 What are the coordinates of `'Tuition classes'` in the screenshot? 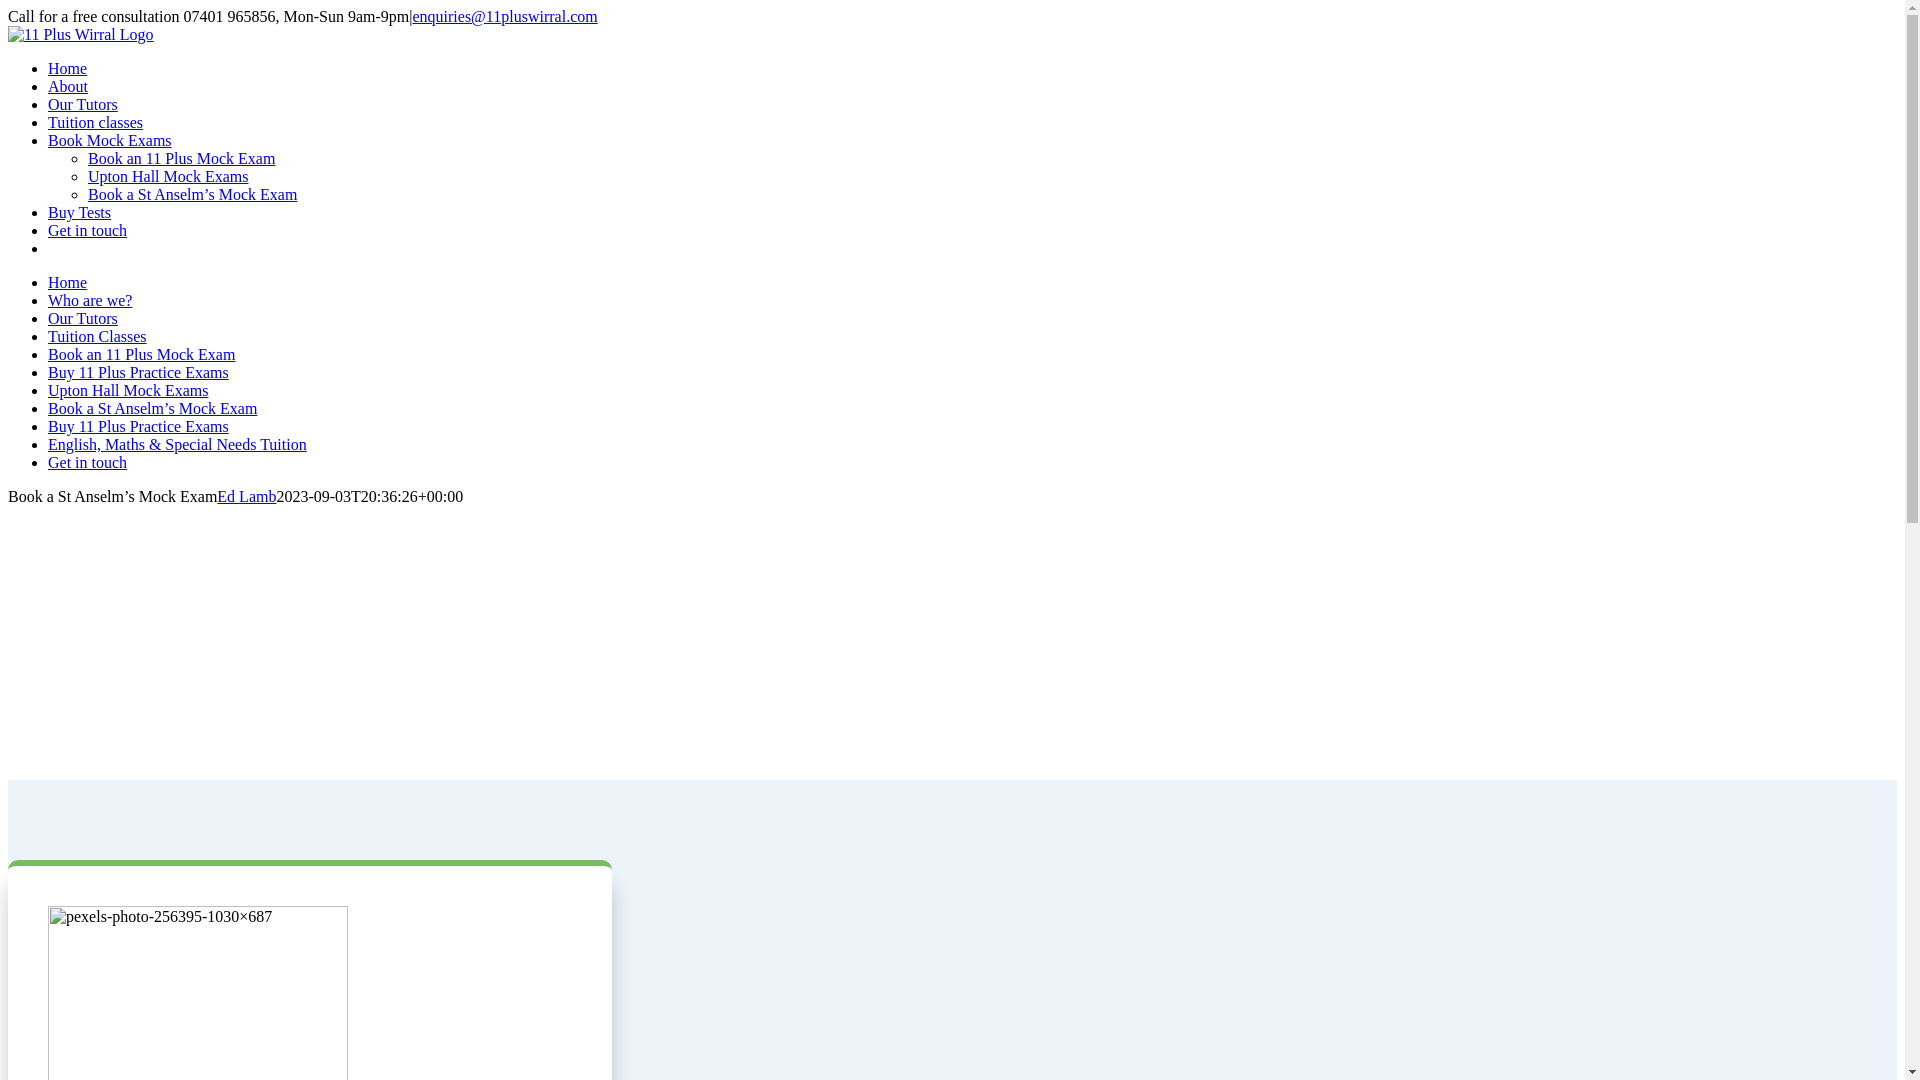 It's located at (94, 122).